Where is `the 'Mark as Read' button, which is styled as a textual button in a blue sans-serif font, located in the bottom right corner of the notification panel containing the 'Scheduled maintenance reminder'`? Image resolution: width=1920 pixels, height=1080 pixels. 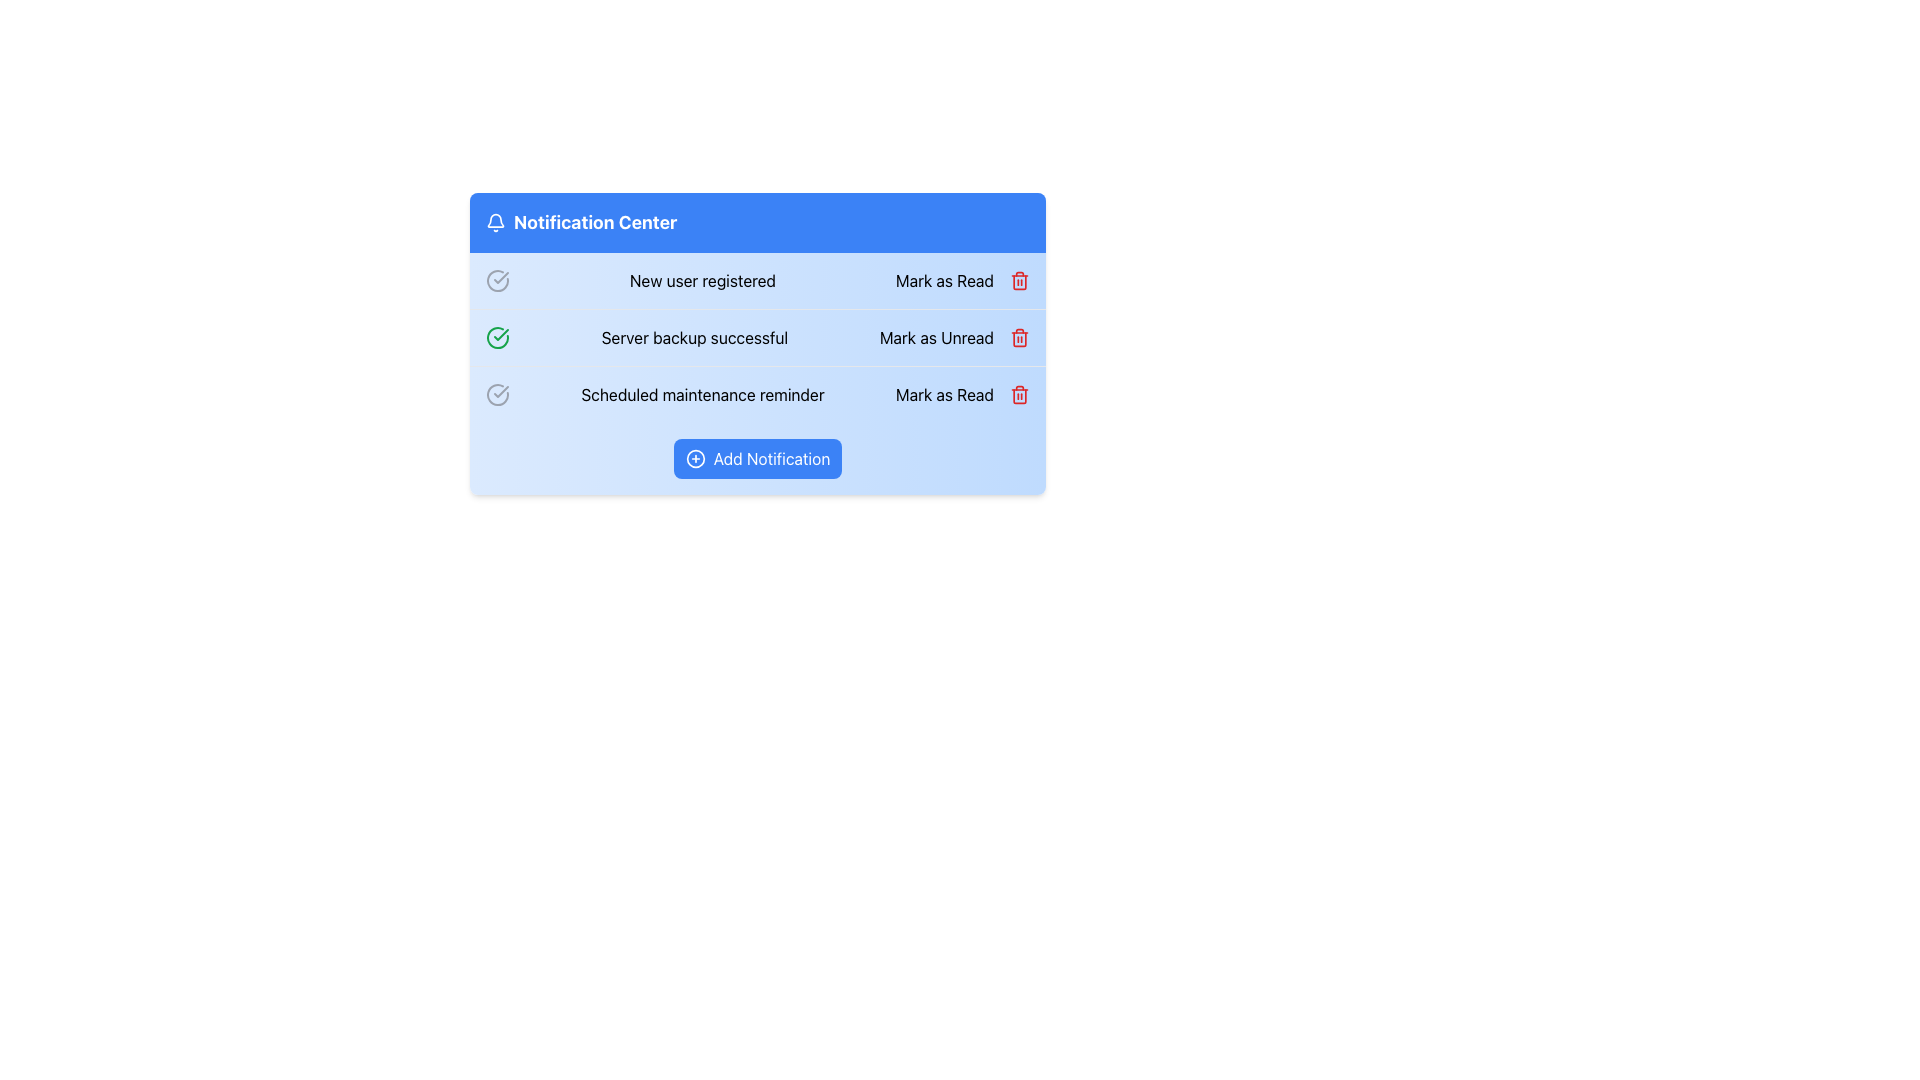
the 'Mark as Read' button, which is styled as a textual button in a blue sans-serif font, located in the bottom right corner of the notification panel containing the 'Scheduled maintenance reminder' is located at coordinates (944, 394).